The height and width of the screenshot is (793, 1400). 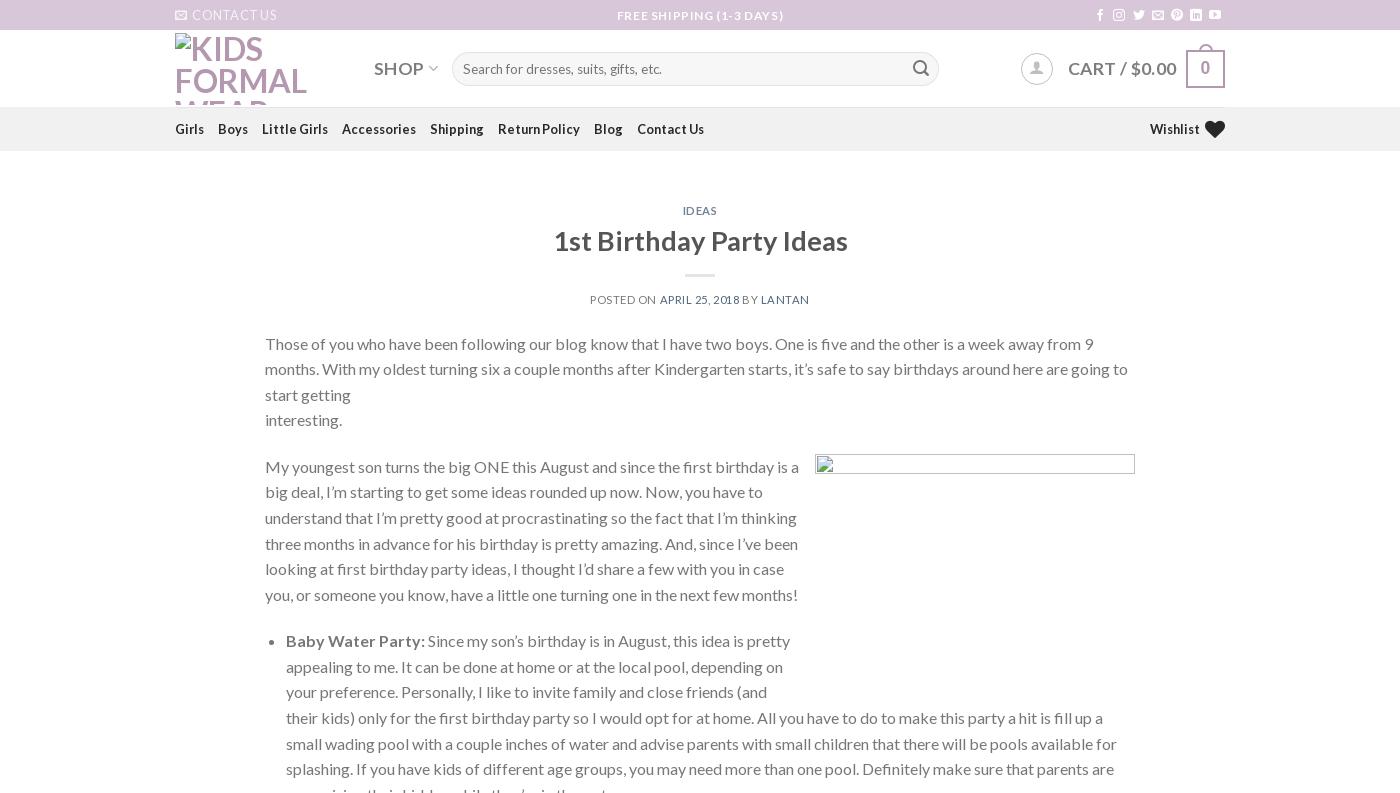 What do you see at coordinates (342, 128) in the screenshot?
I see `'Accessories'` at bounding box center [342, 128].